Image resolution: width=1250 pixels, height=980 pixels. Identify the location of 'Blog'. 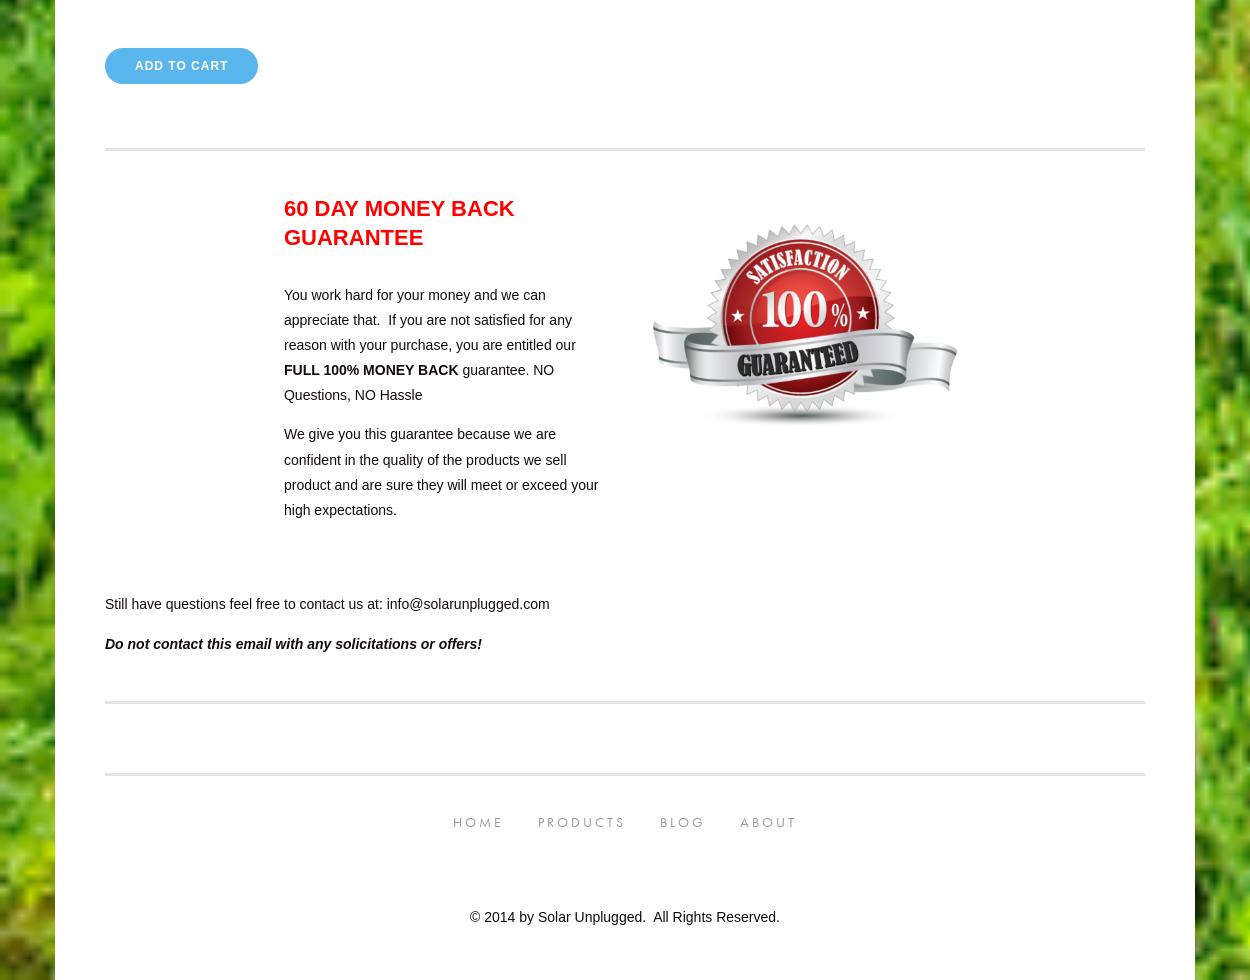
(682, 821).